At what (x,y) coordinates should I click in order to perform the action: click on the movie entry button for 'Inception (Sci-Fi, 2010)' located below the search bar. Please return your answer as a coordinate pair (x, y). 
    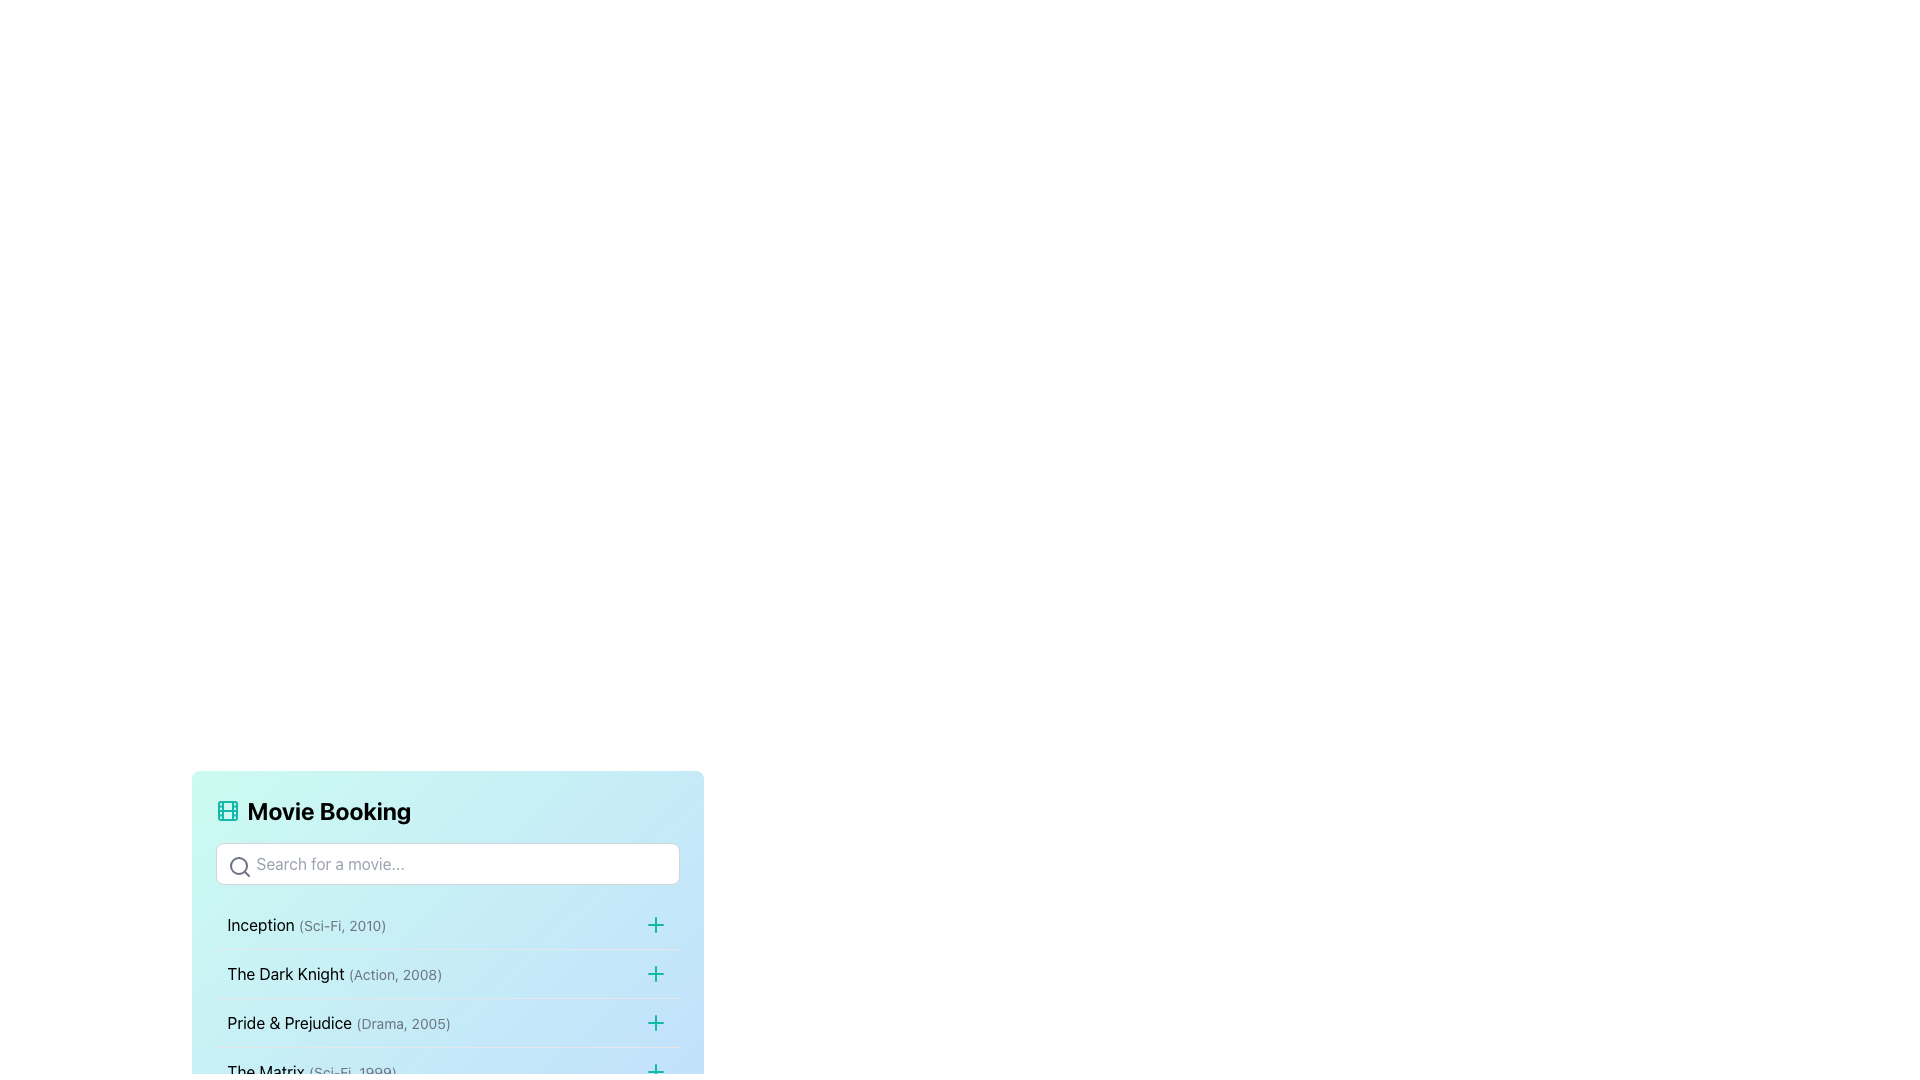
    Looking at the image, I should click on (446, 925).